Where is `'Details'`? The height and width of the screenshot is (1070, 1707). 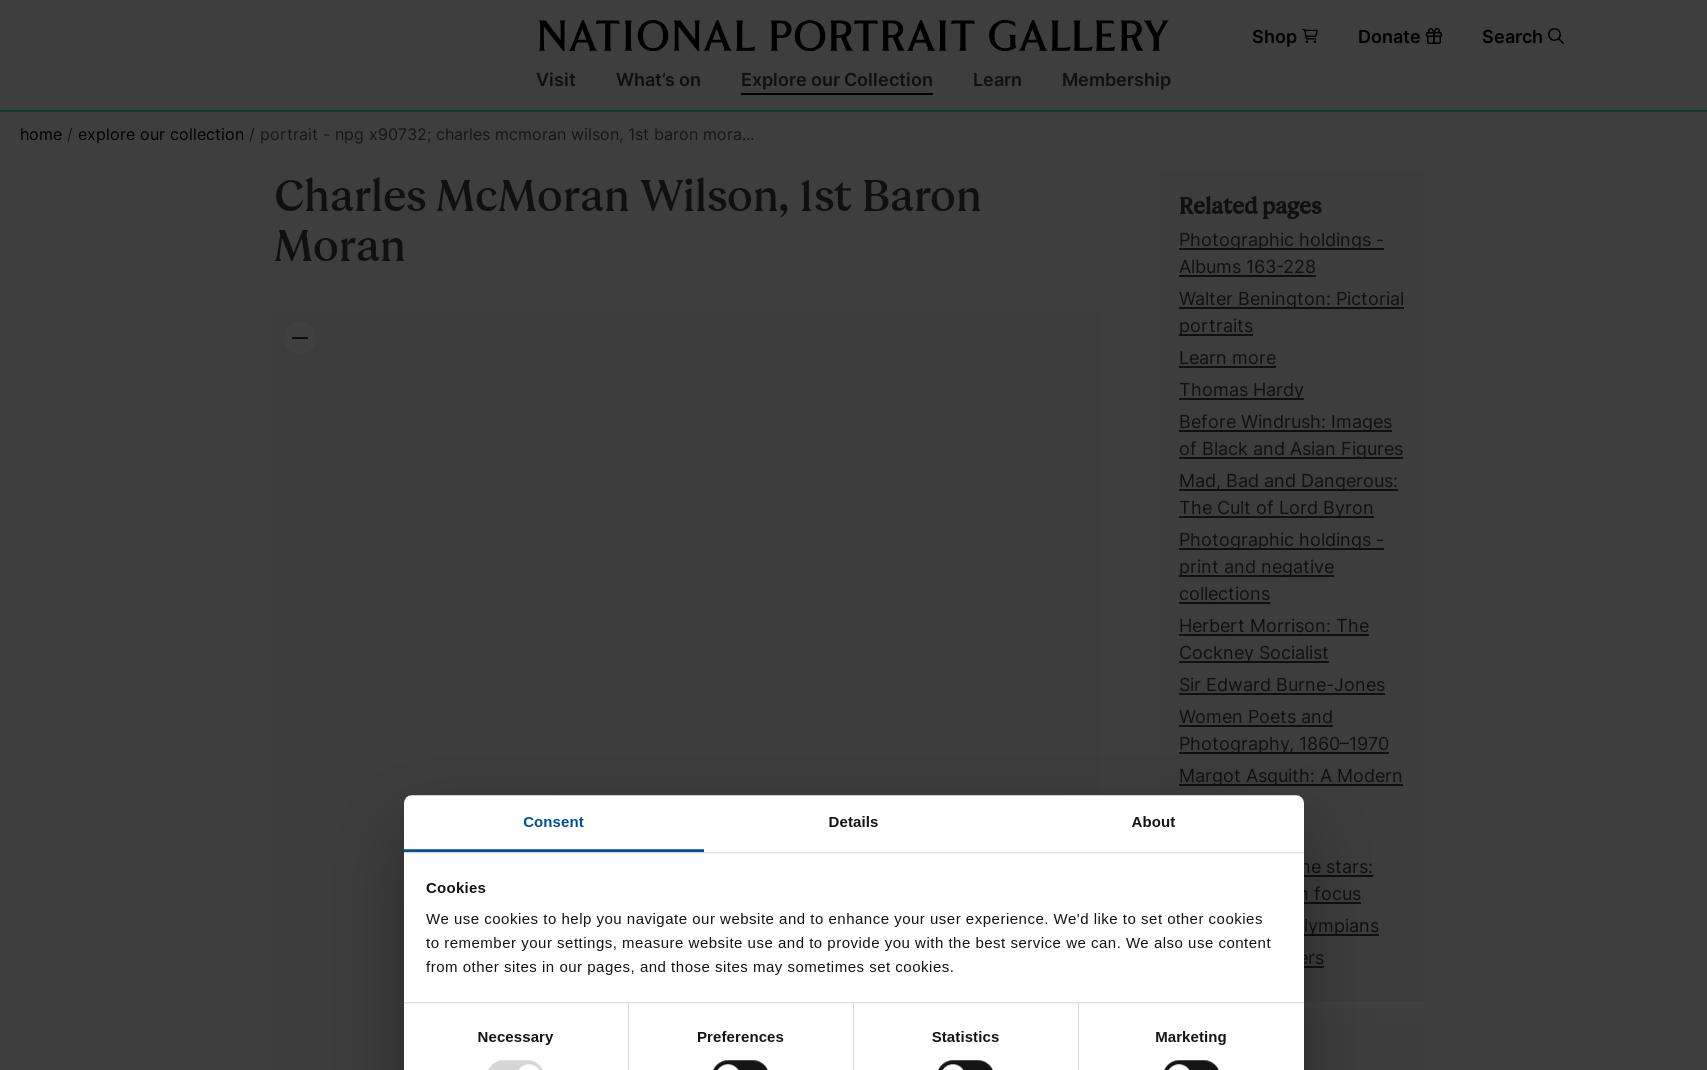
'Details' is located at coordinates (852, 821).